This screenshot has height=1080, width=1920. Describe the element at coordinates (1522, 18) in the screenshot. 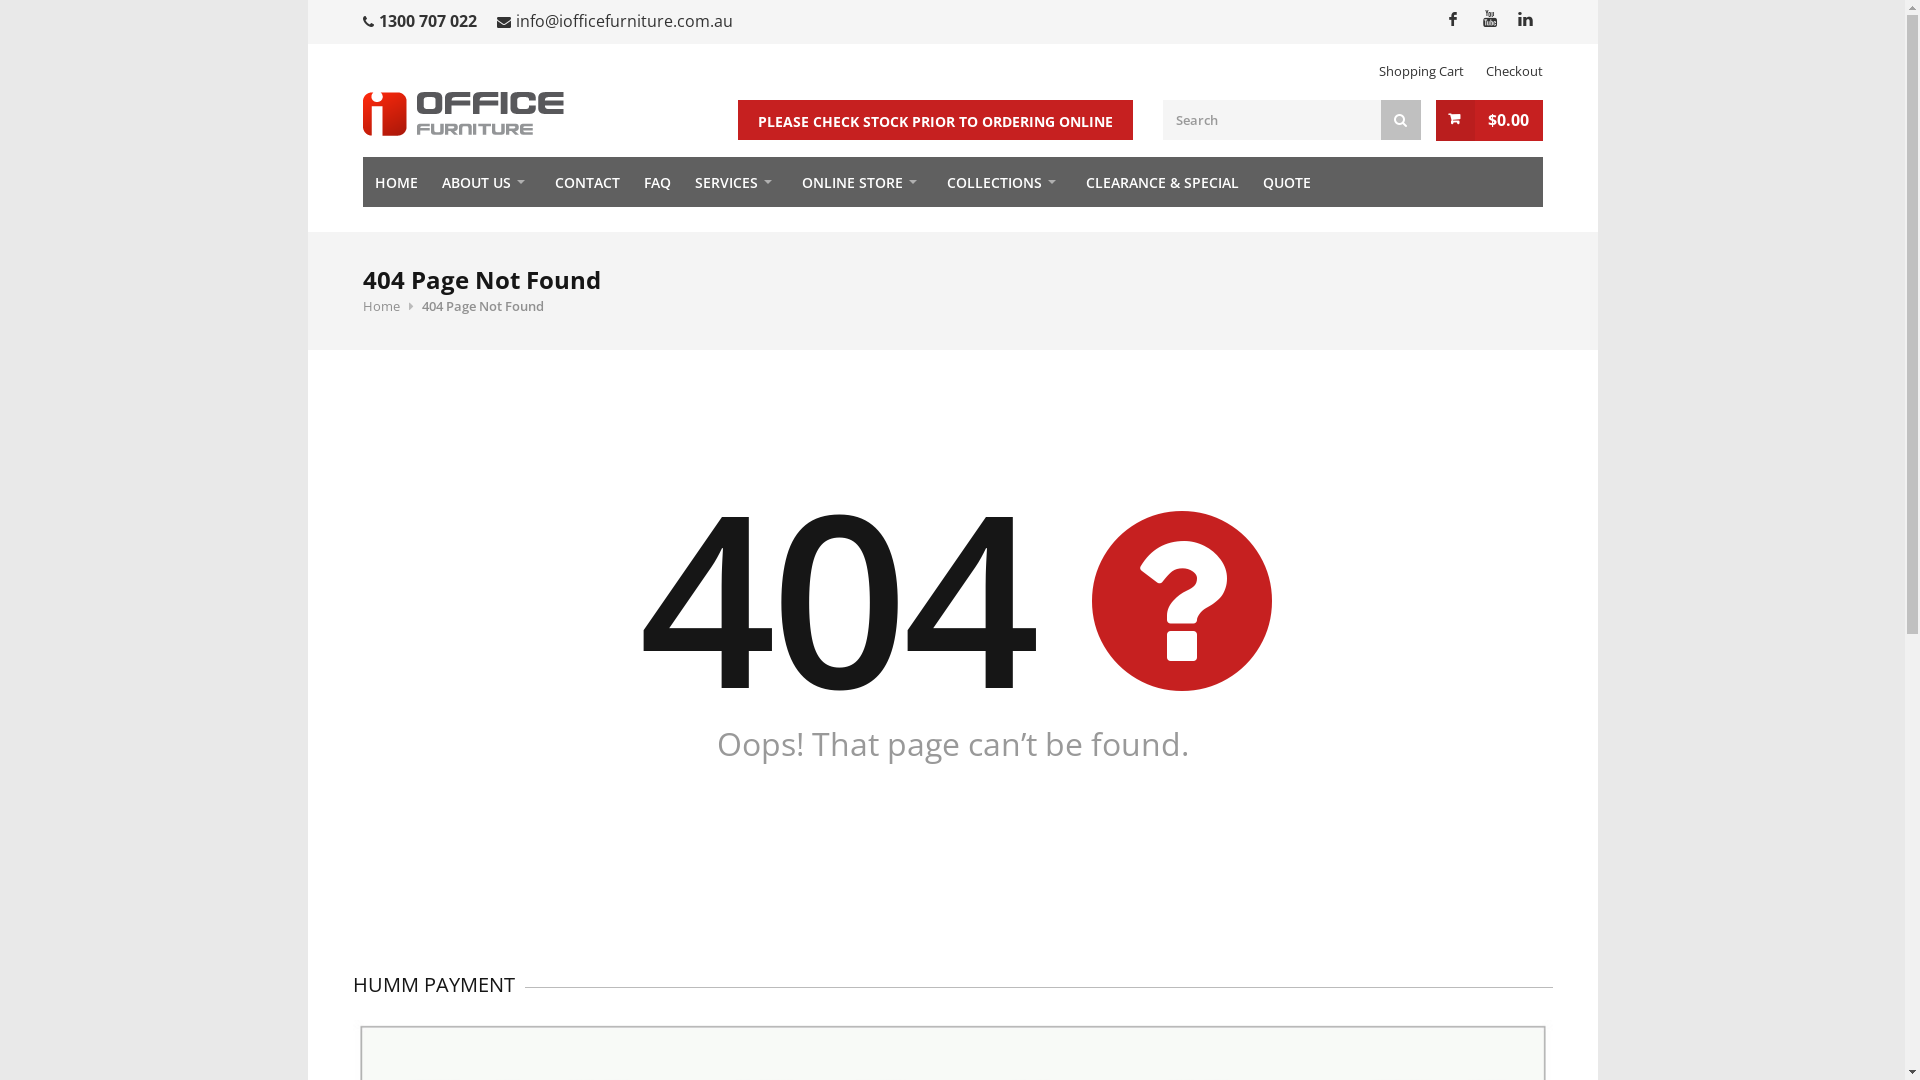

I see `'LinkedIn'` at that location.